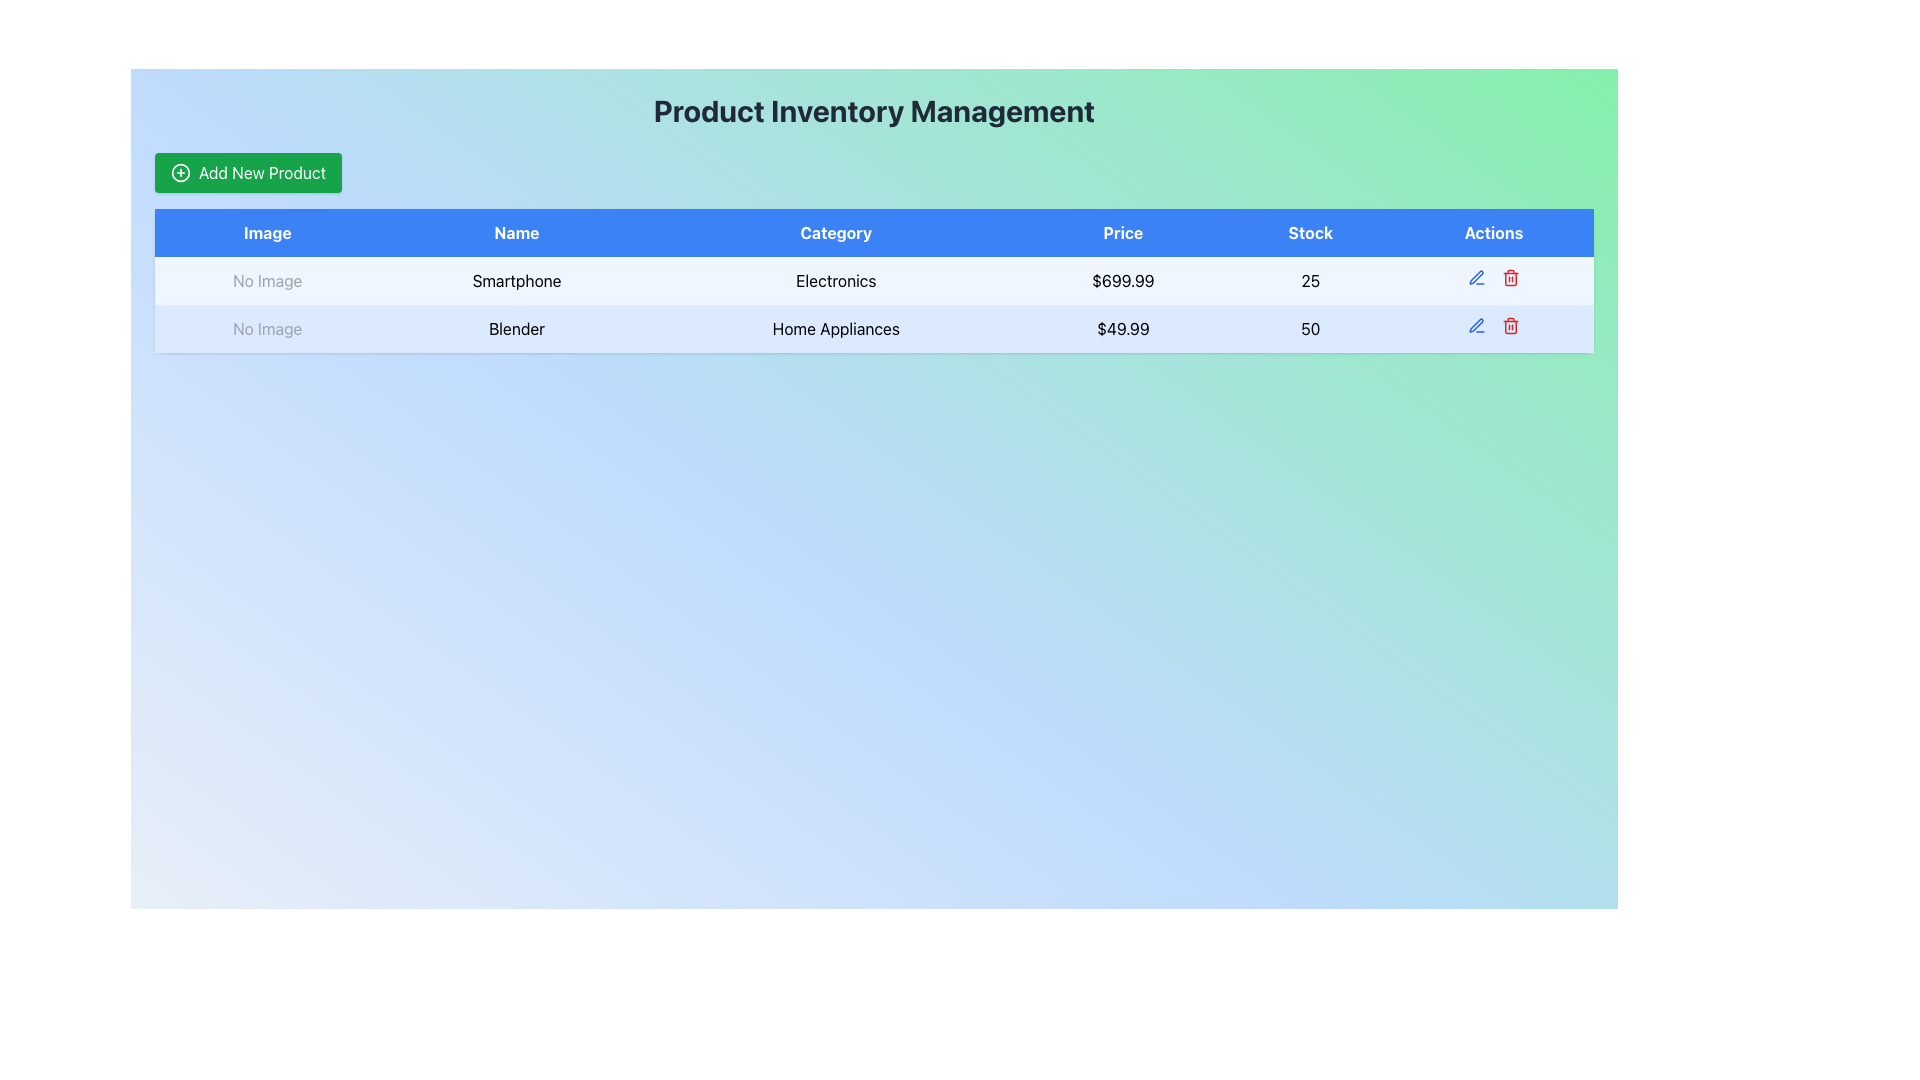 The image size is (1920, 1080). Describe the element at coordinates (1123, 327) in the screenshot. I see `the text label displaying the price '$49.99' for the 'Blender' item in the second row, fifth column of the product list table` at that location.